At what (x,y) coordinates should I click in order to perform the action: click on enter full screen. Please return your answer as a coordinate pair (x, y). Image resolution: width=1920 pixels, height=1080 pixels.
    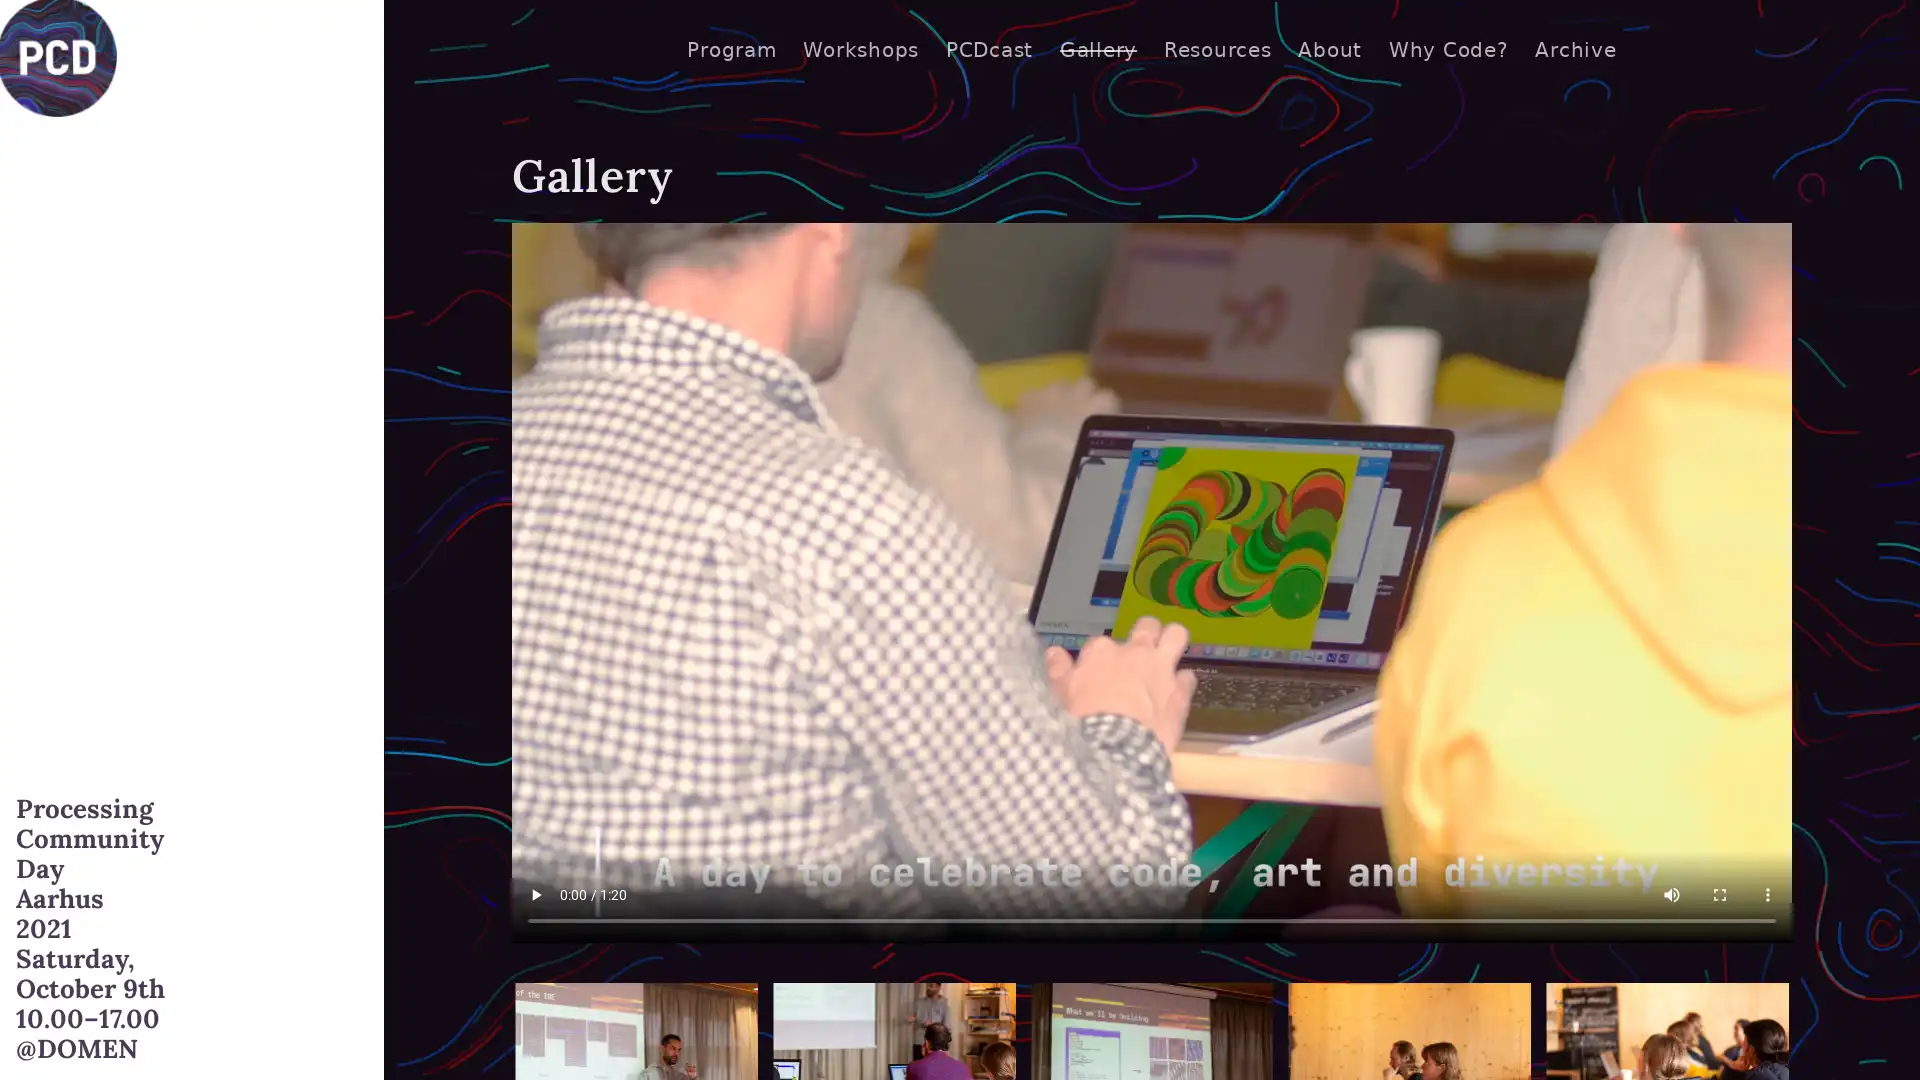
    Looking at the image, I should click on (1718, 893).